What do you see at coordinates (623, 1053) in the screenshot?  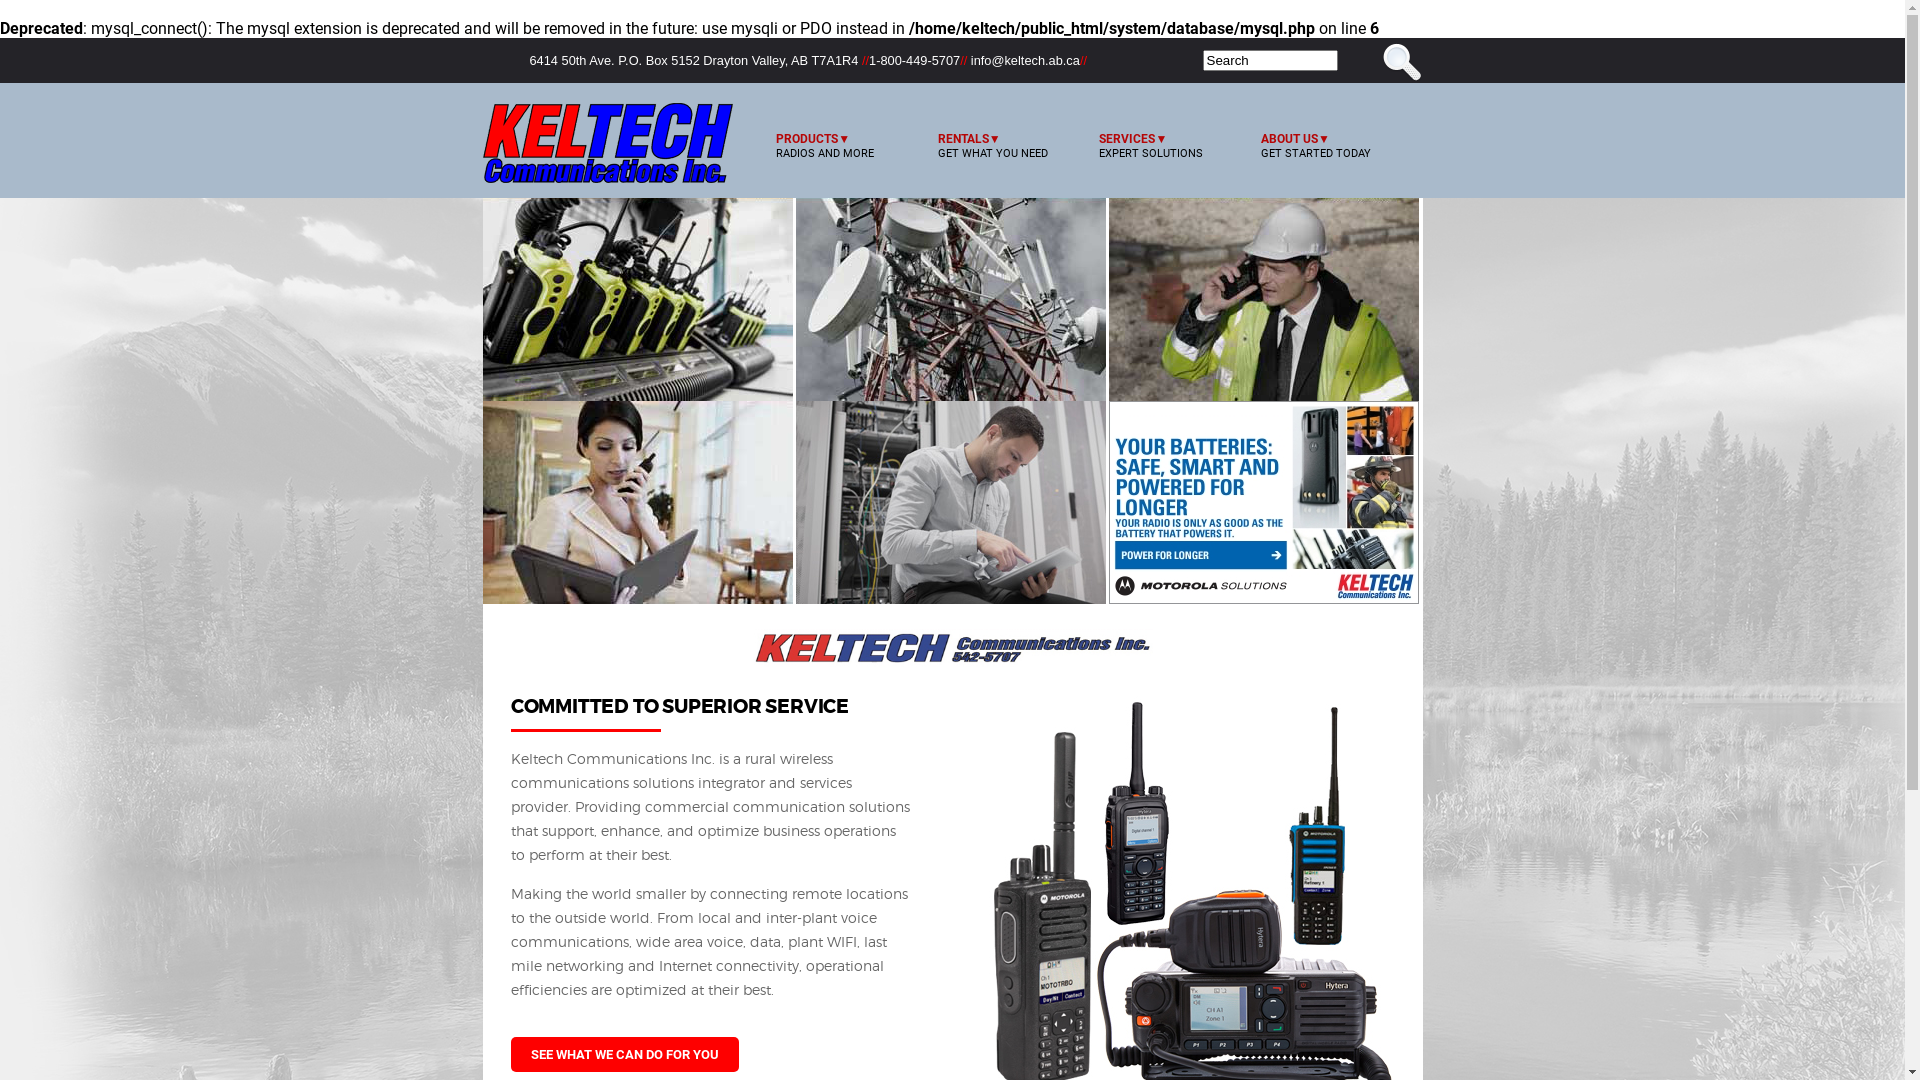 I see `'SEE WHAT WE CAN DO FOR YOU'` at bounding box center [623, 1053].